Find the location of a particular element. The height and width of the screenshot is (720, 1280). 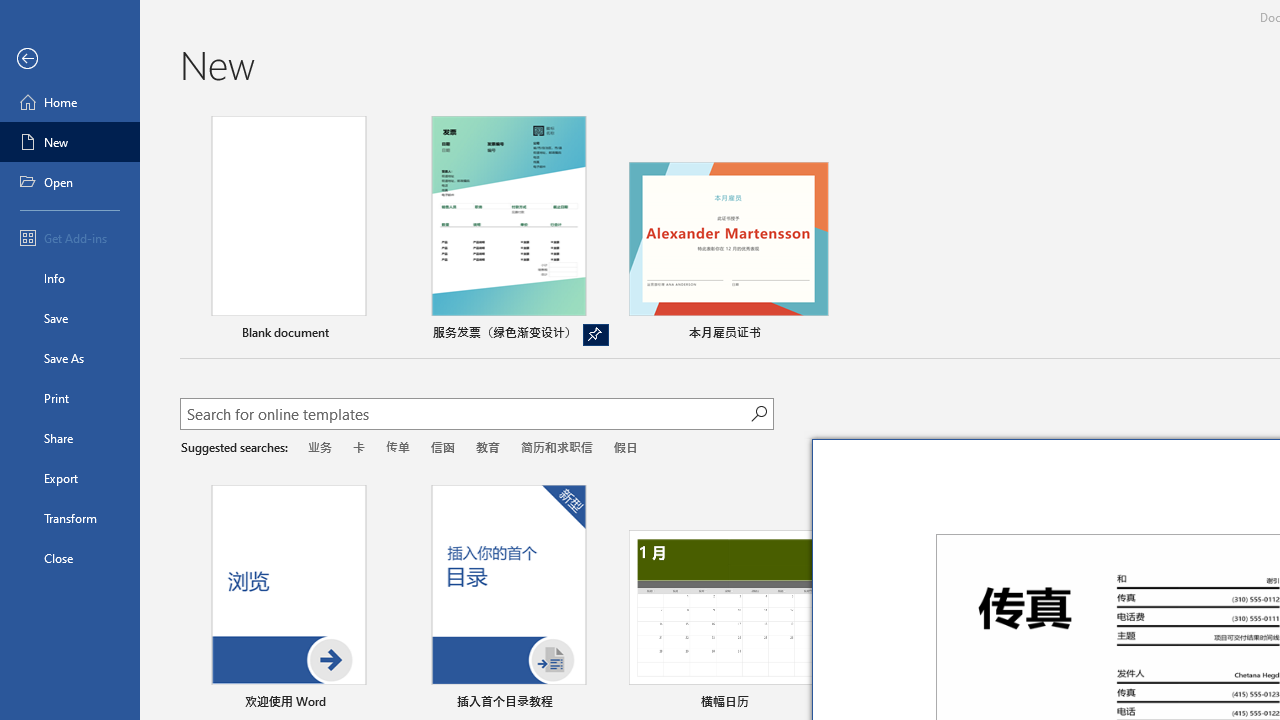

'Print' is located at coordinates (69, 398).